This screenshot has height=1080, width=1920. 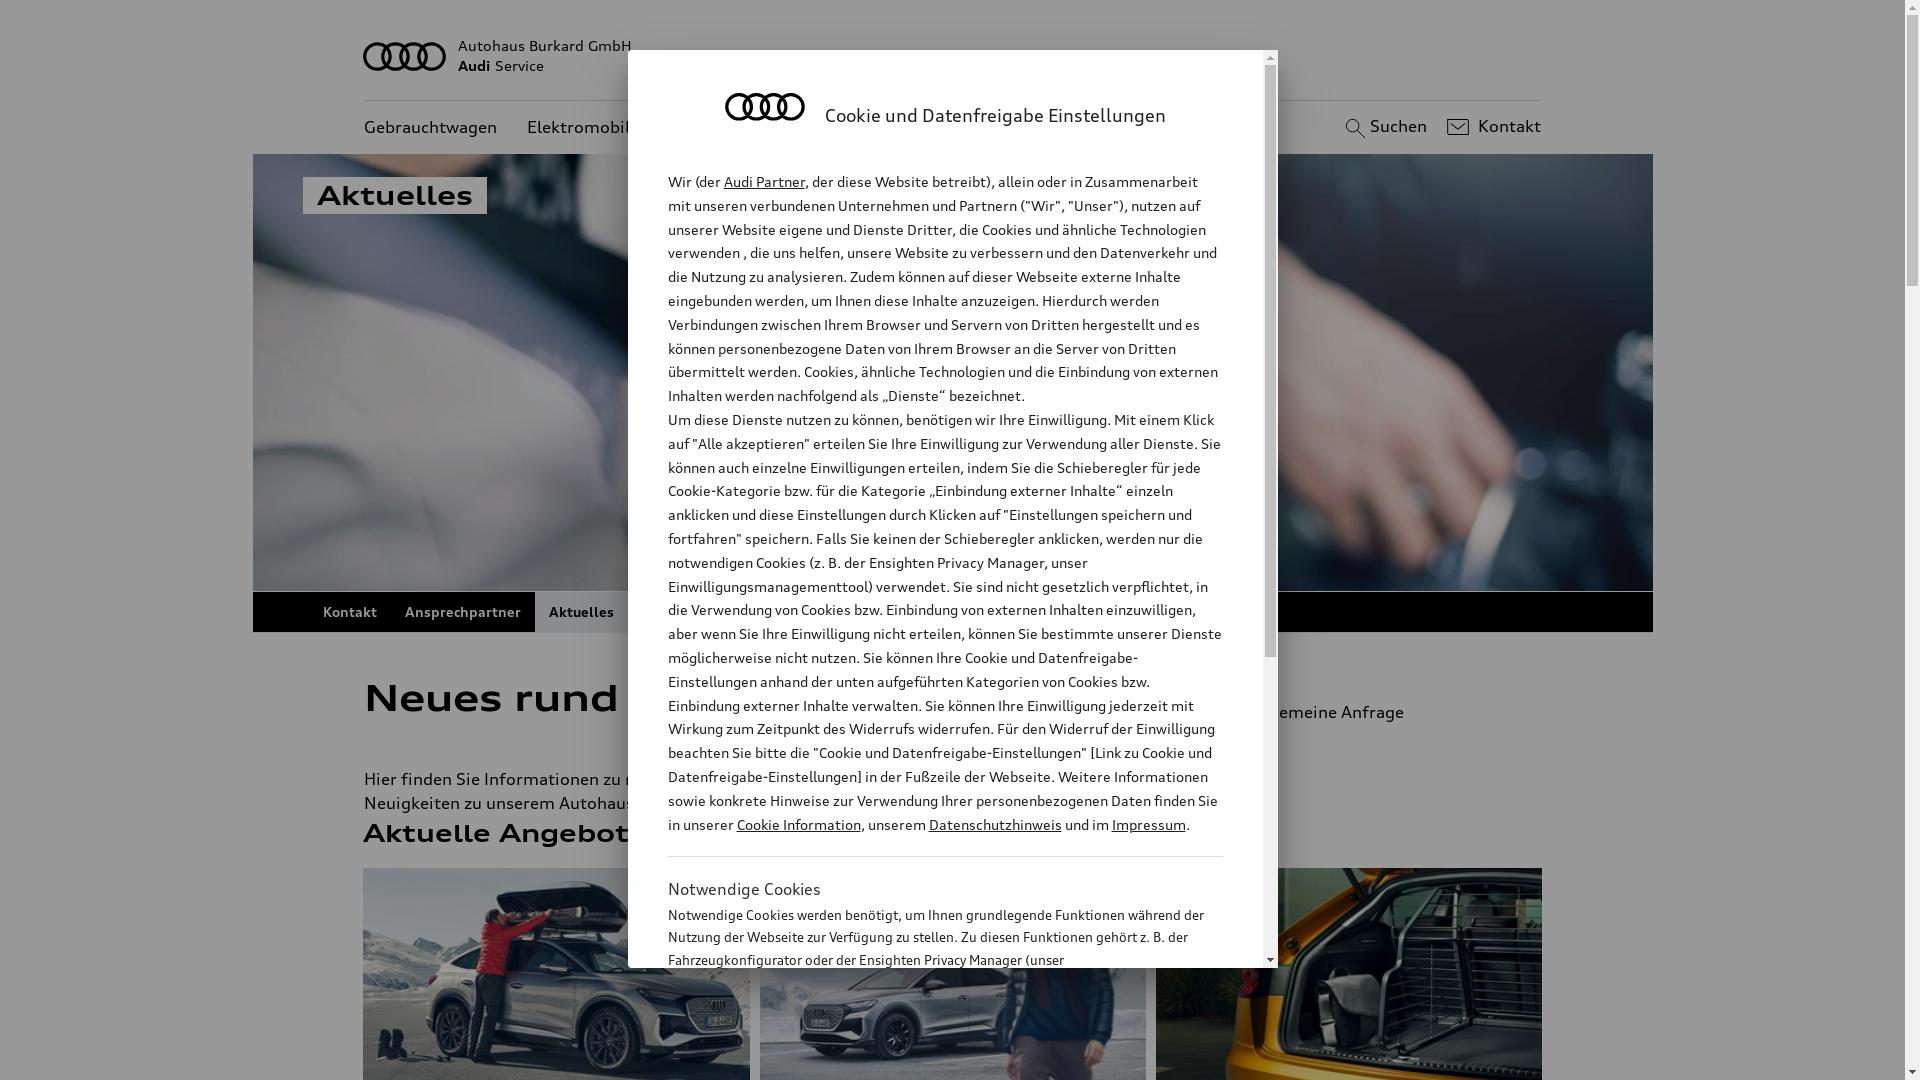 I want to click on 'Allgemeine Anfrage', so click(x=1213, y=711).